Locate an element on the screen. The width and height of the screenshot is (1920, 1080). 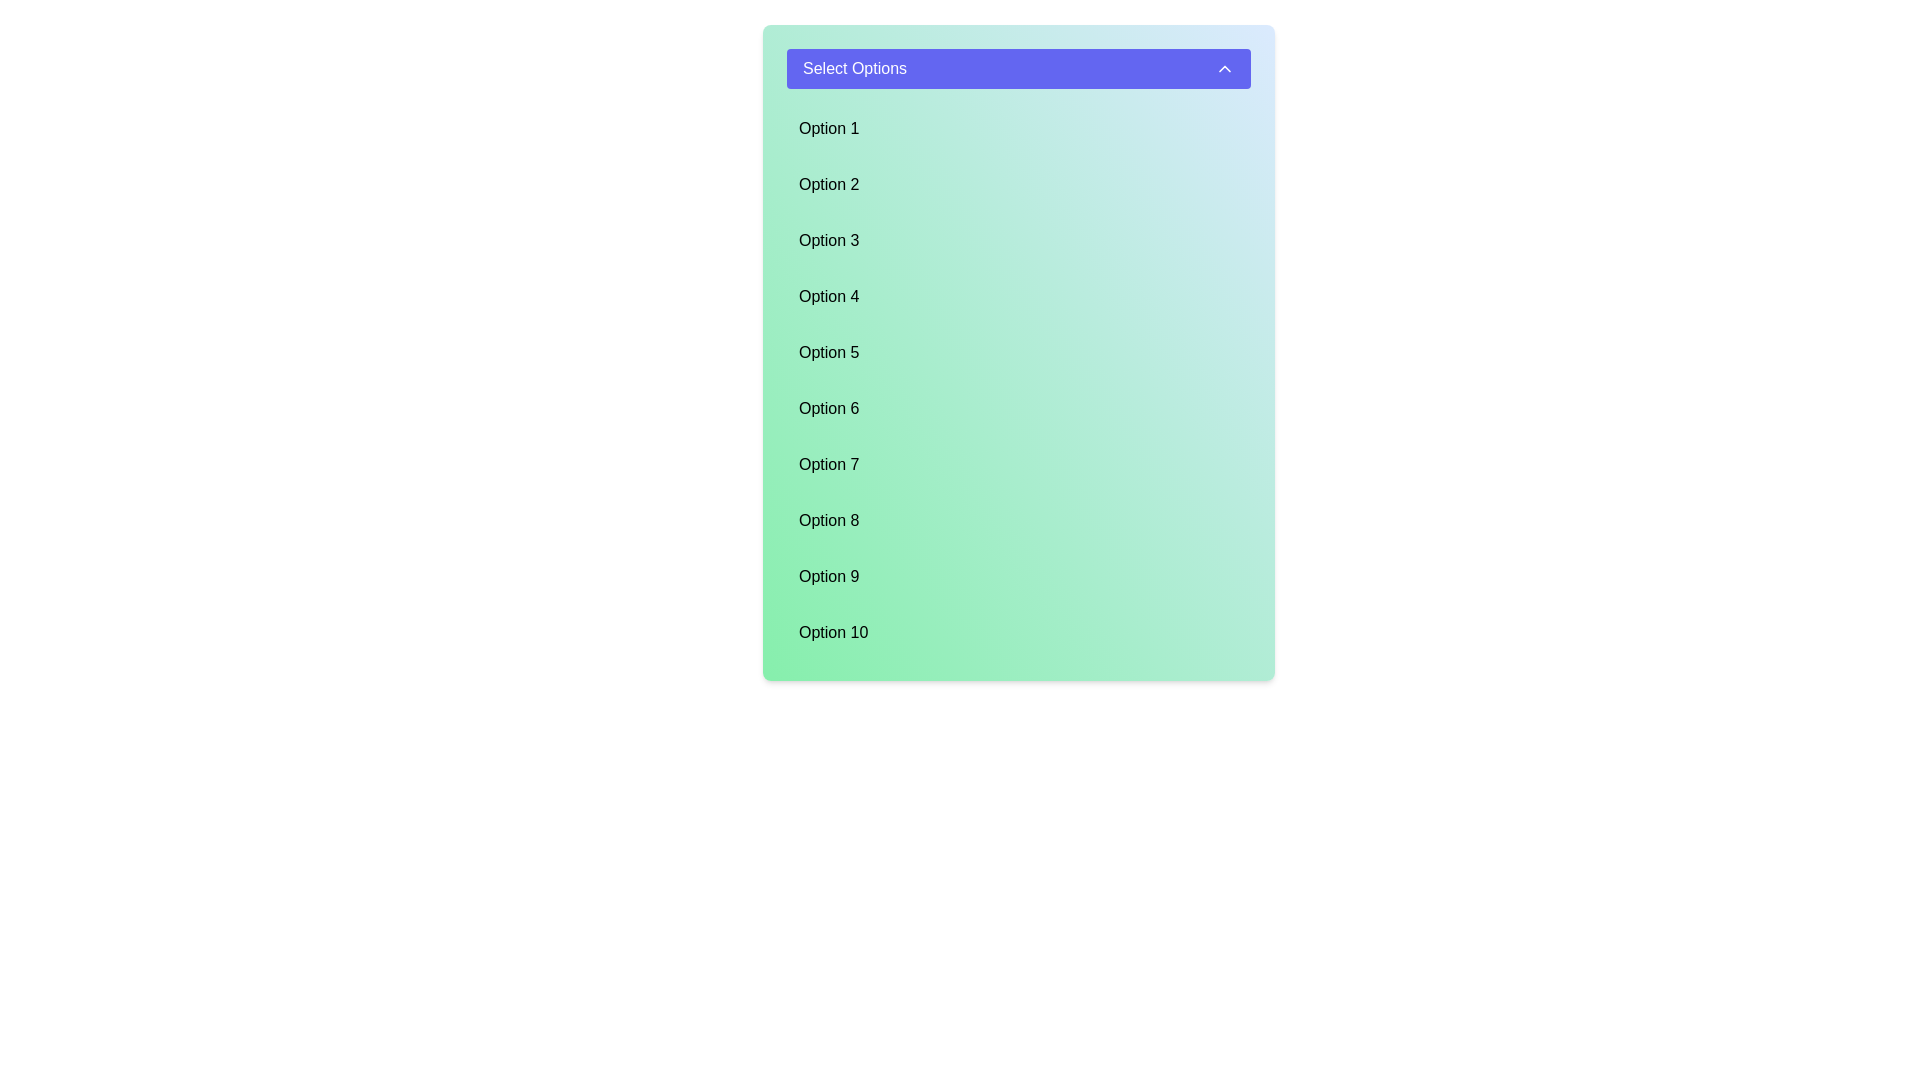
the fifth option button in the selection list is located at coordinates (1018, 352).